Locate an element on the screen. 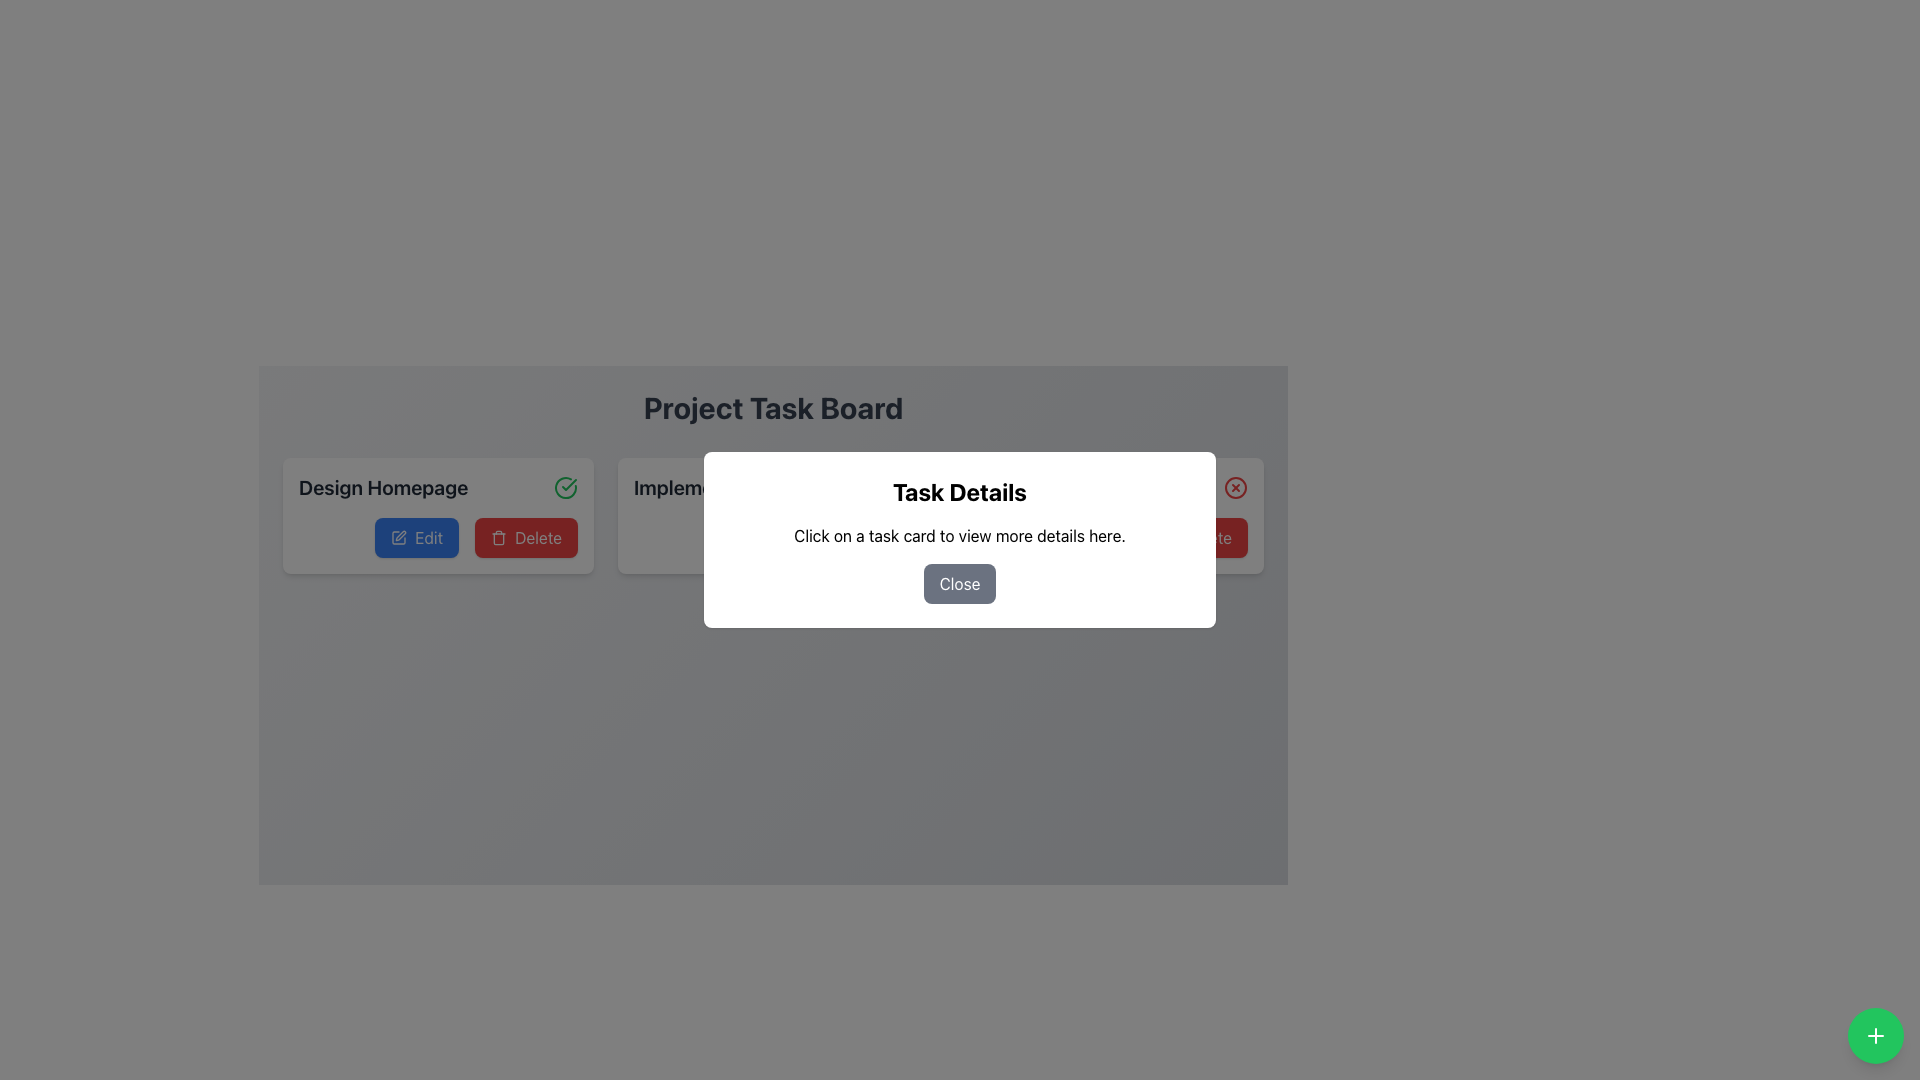  the small geometric vector graphic resembling a square with rounded edges, located in the 'Task Details' modal near the top-left corner is located at coordinates (733, 536).